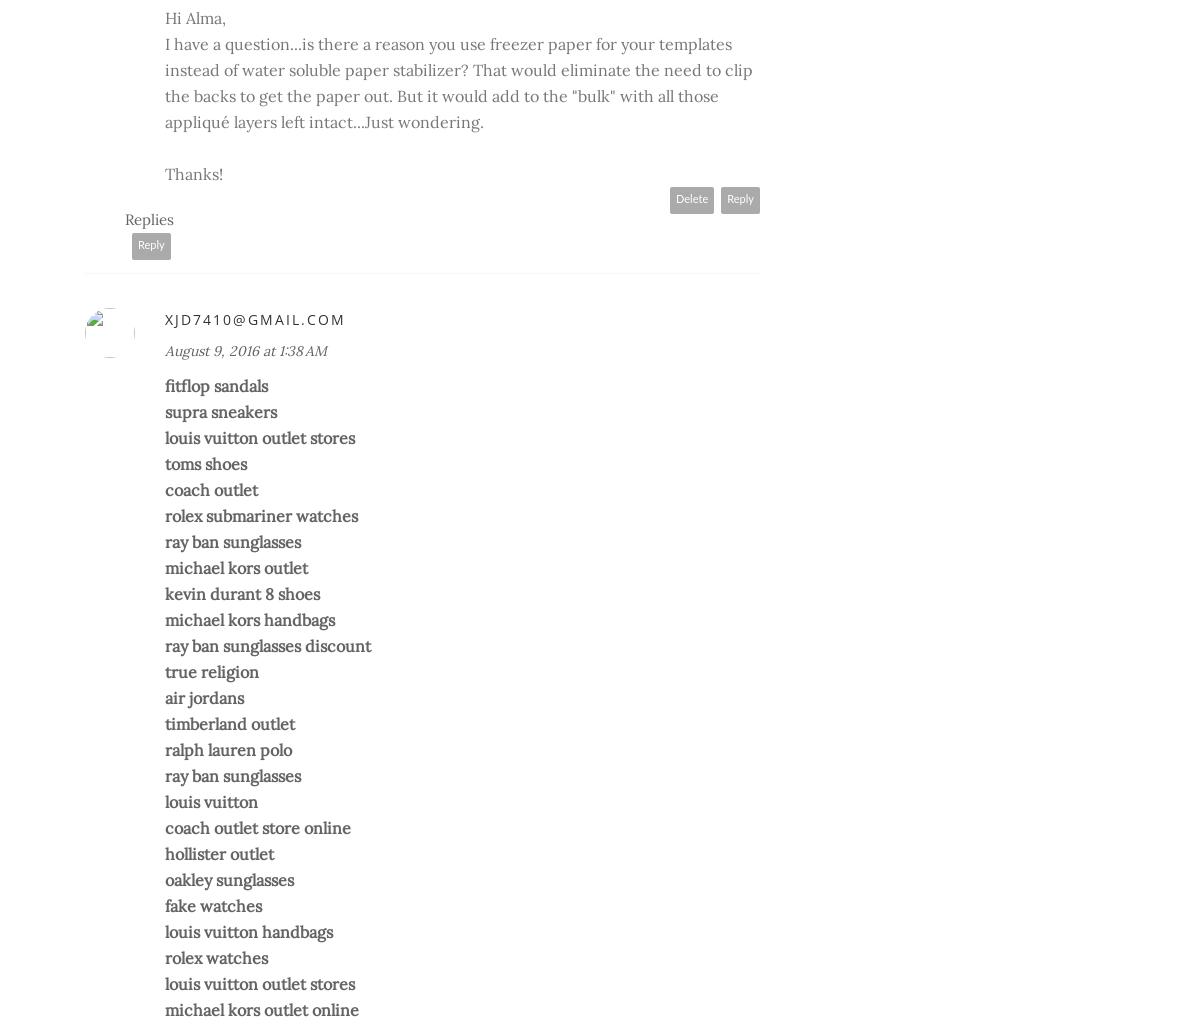 The width and height of the screenshot is (1200, 1027). What do you see at coordinates (229, 724) in the screenshot?
I see `'timberland outlet'` at bounding box center [229, 724].